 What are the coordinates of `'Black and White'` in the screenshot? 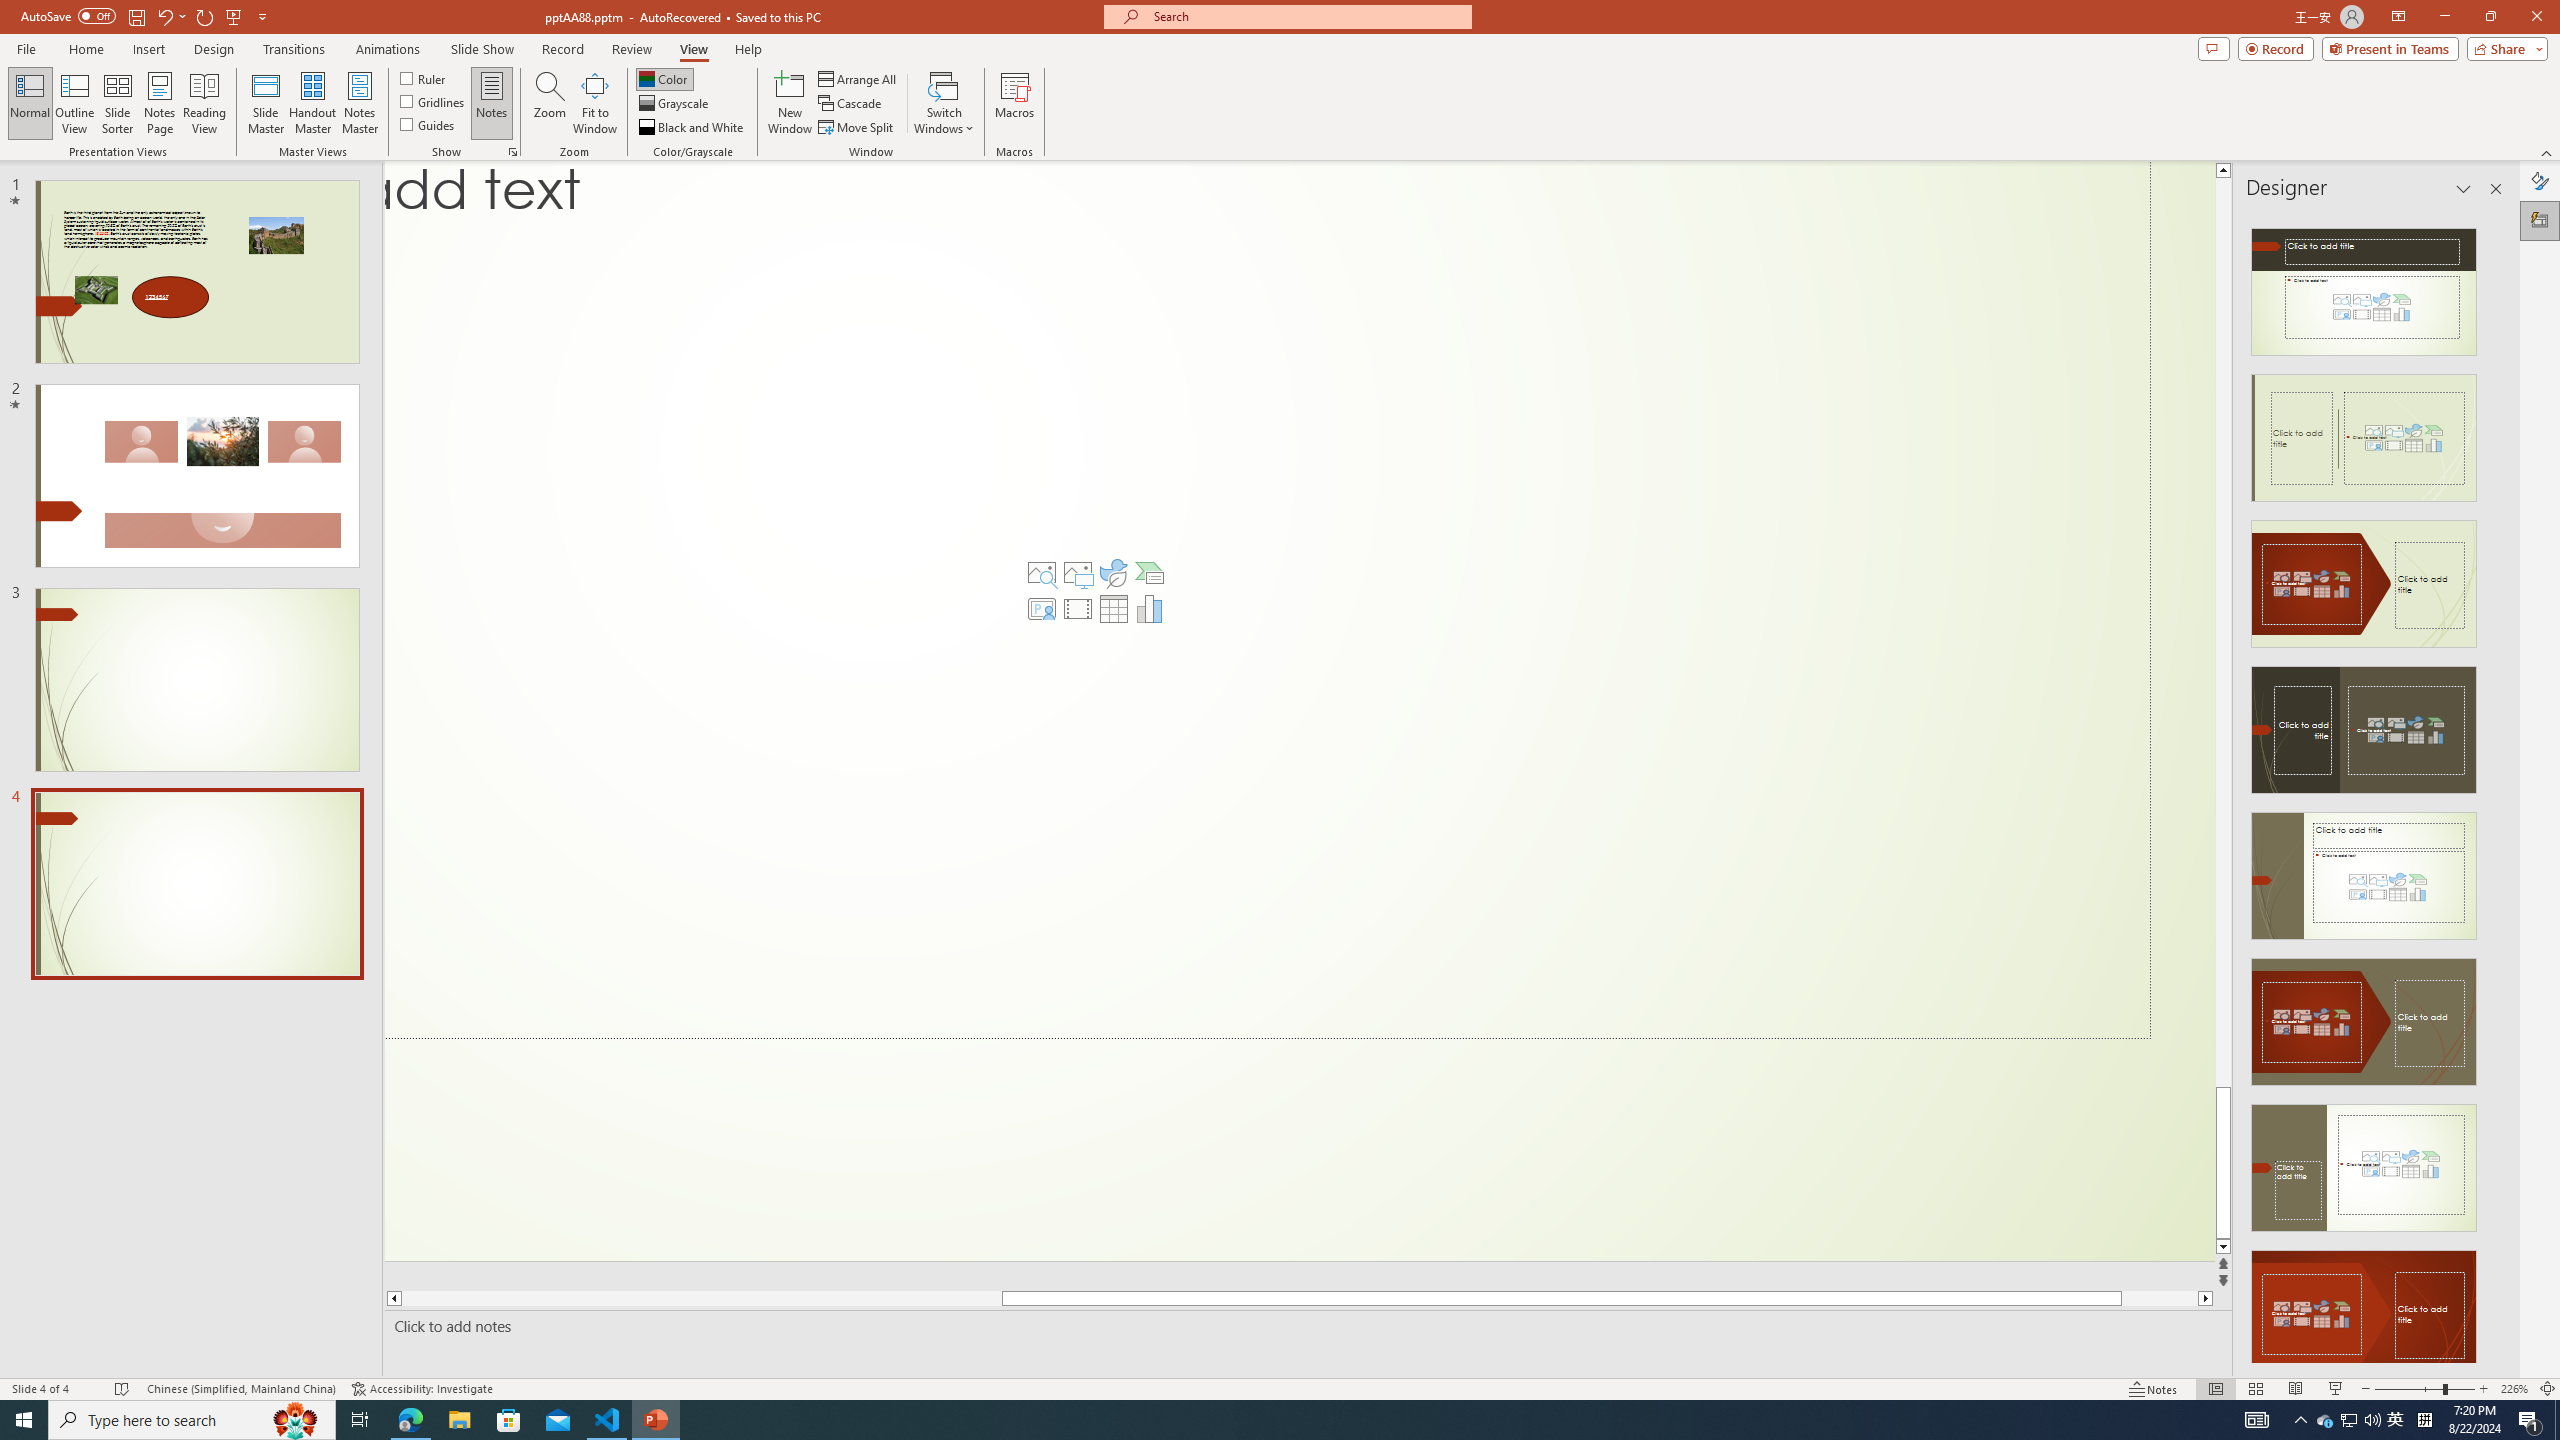 It's located at (692, 127).